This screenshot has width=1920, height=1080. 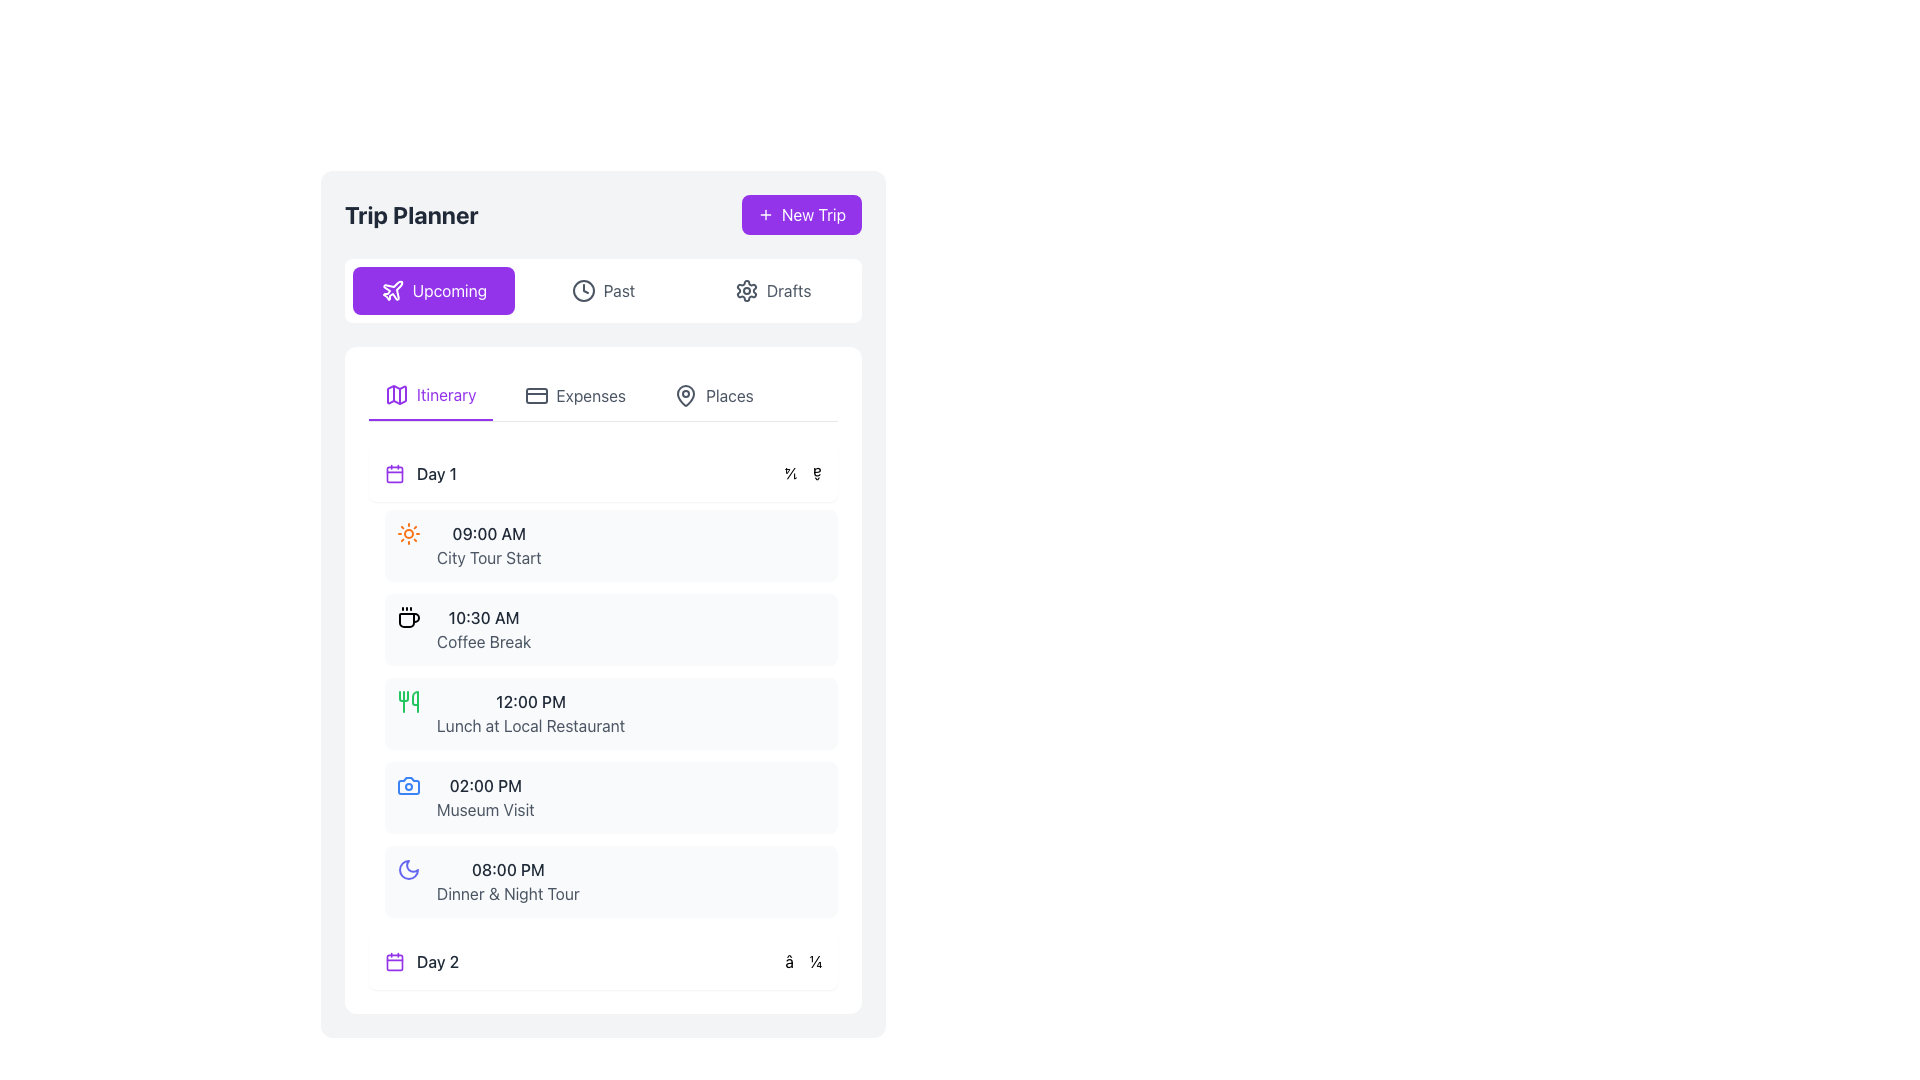 I want to click on displayed event details from the text label 'City Tour Start' which is located in the 'Day 1' itinerary section, directly below the time label '09:00 AM', so click(x=489, y=558).